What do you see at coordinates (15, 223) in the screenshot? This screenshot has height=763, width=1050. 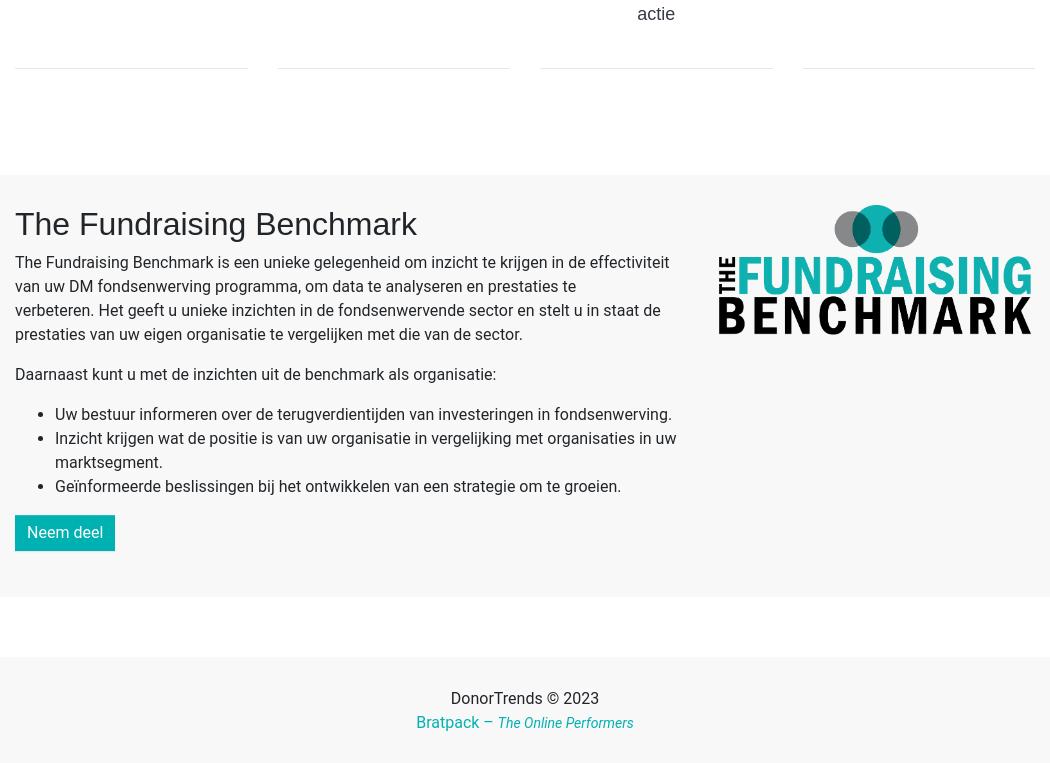 I see `'The Fundraising Benchmark'` at bounding box center [15, 223].